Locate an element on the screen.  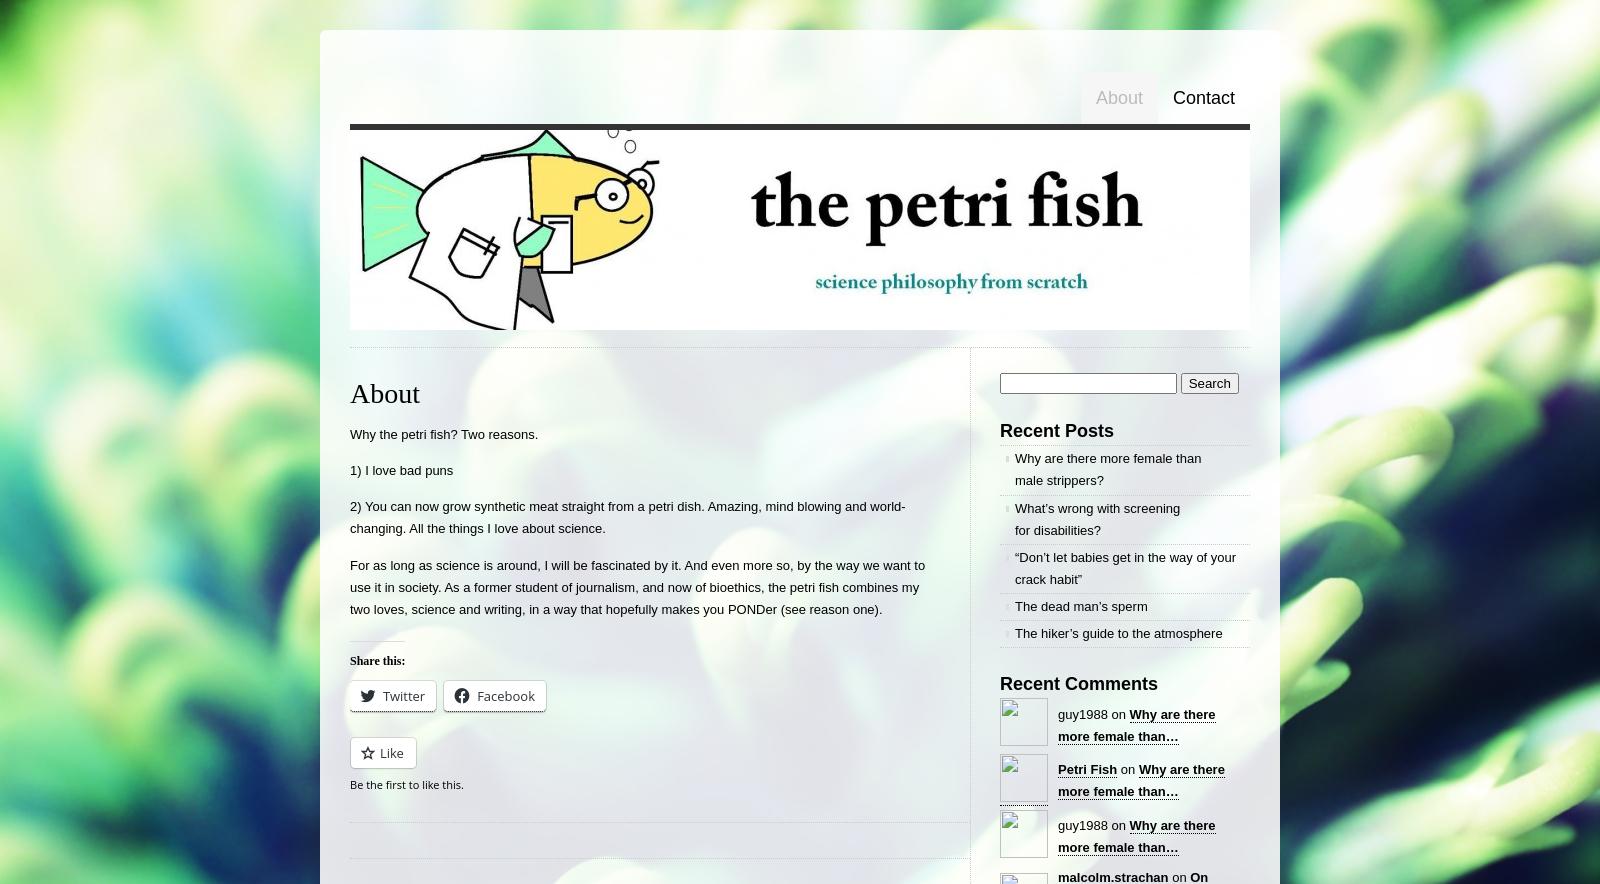
'The hiker’s guide to the atmosphere' is located at coordinates (1118, 632).